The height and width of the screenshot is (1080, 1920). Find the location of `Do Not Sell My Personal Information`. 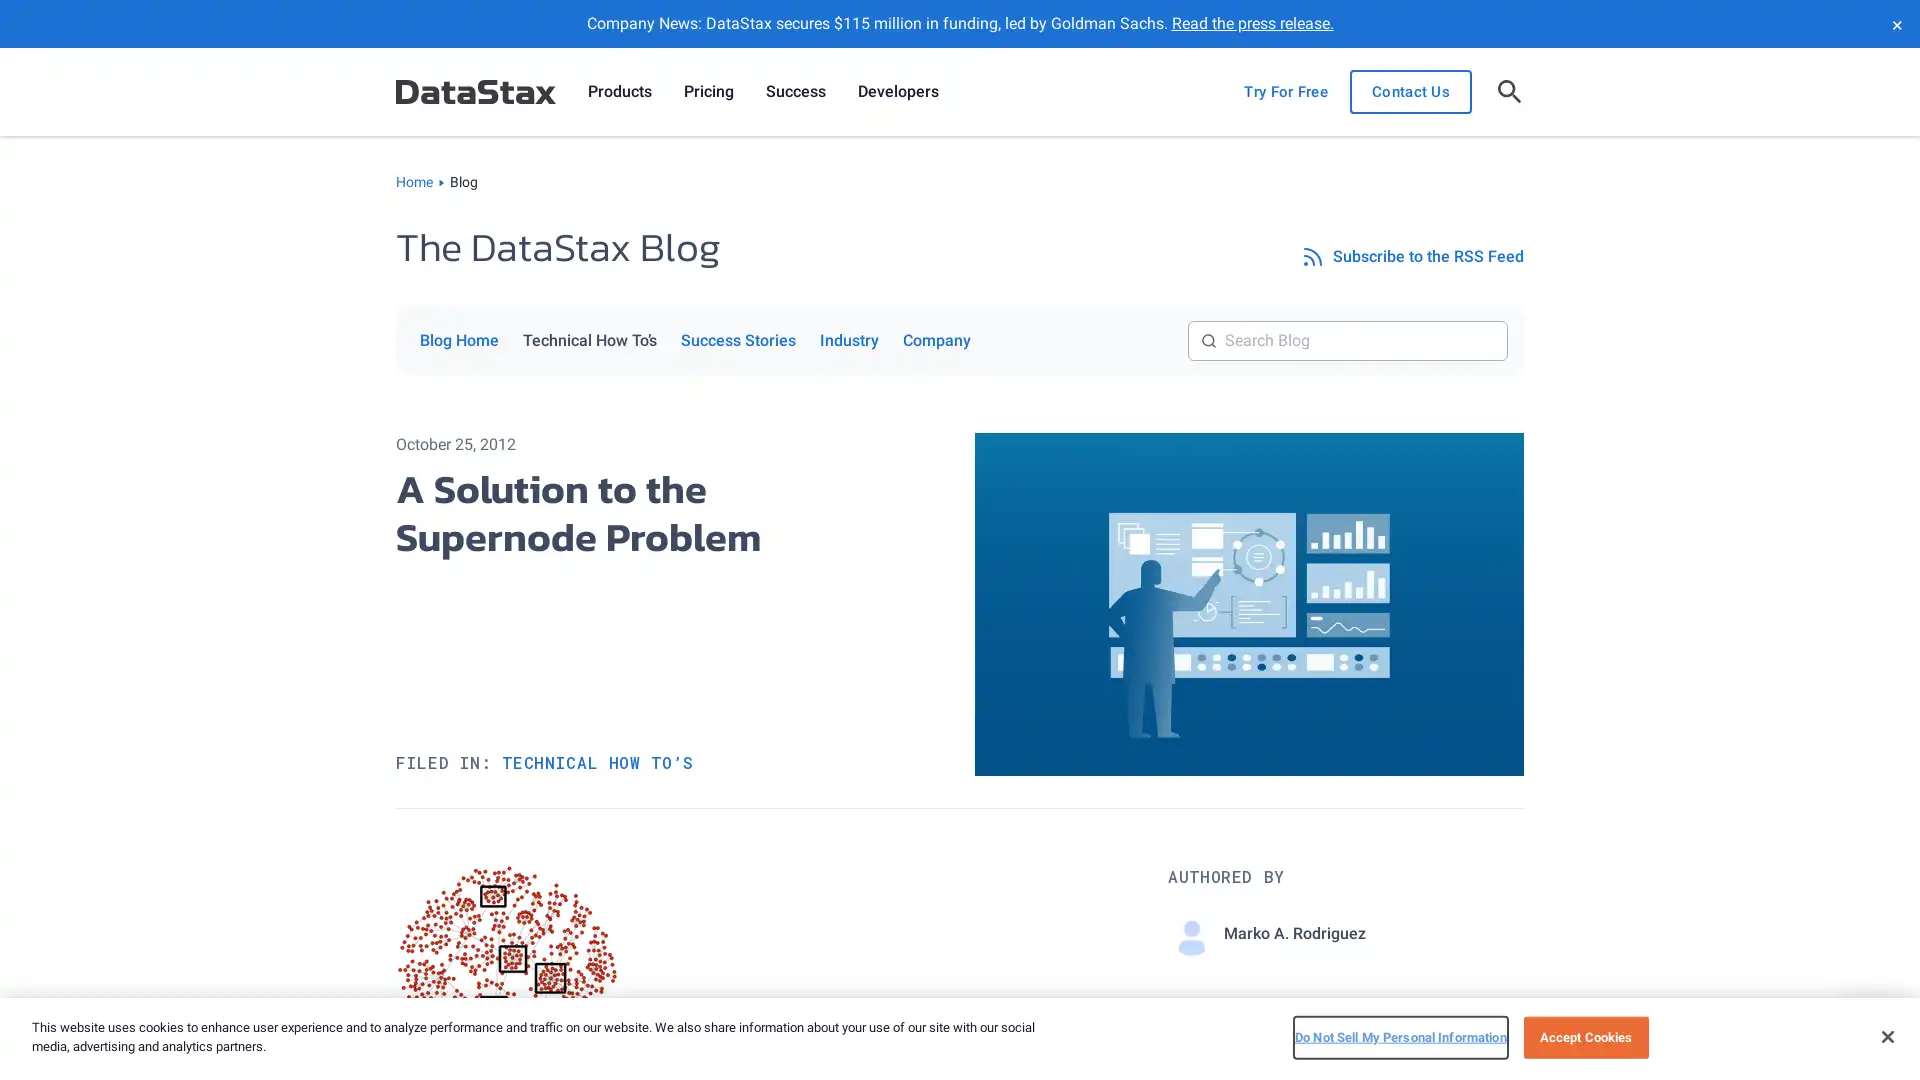

Do Not Sell My Personal Information is located at coordinates (1399, 1036).